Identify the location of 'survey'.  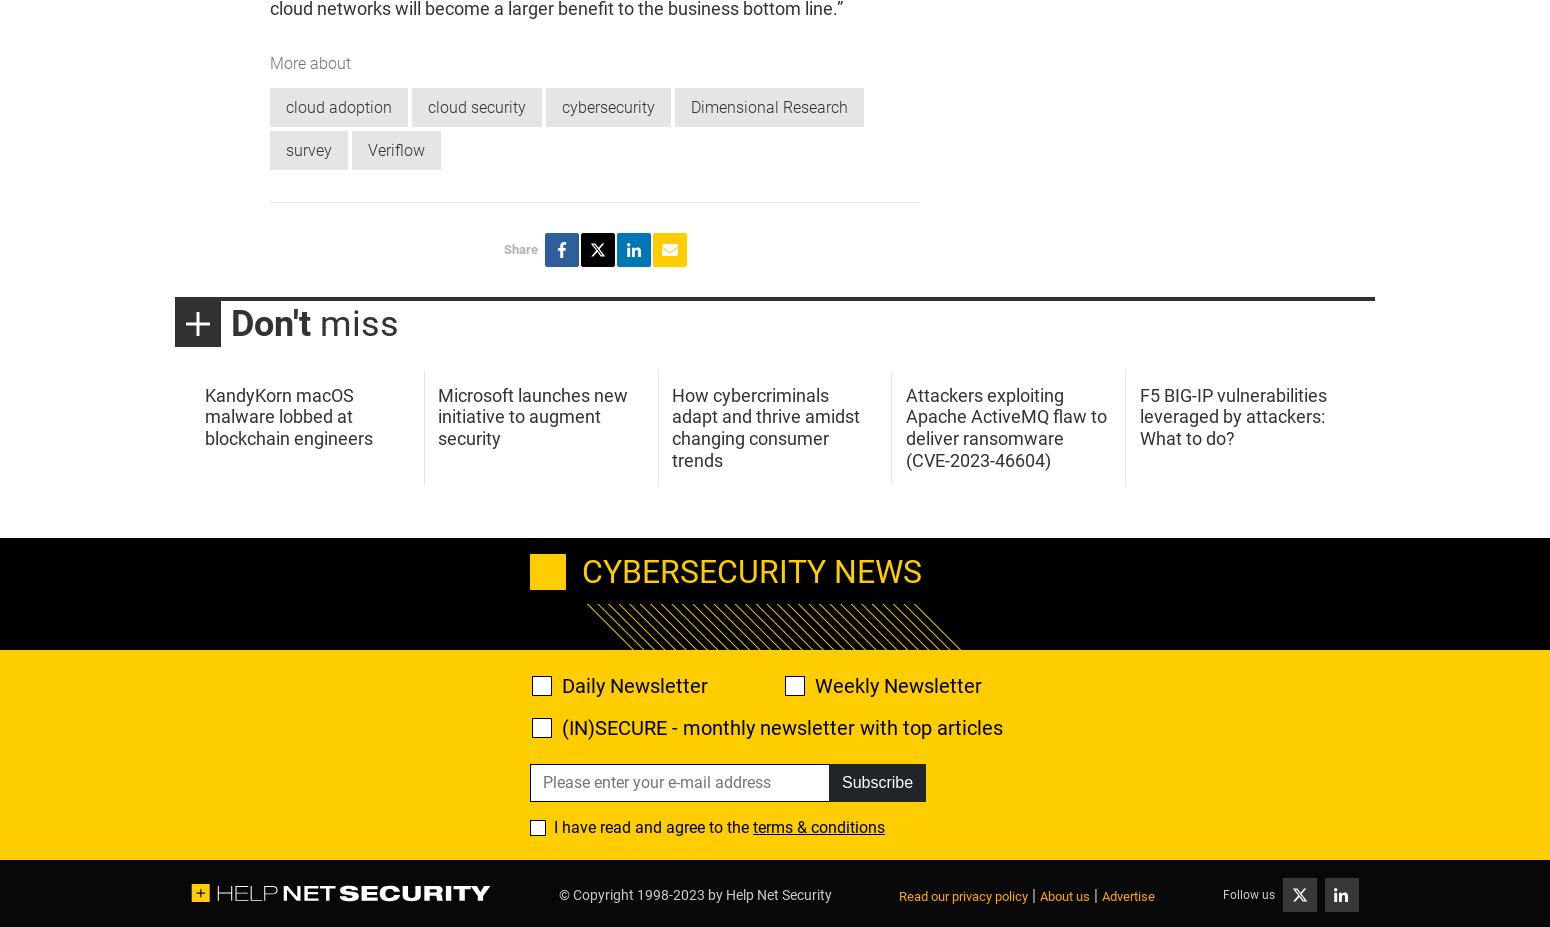
(309, 149).